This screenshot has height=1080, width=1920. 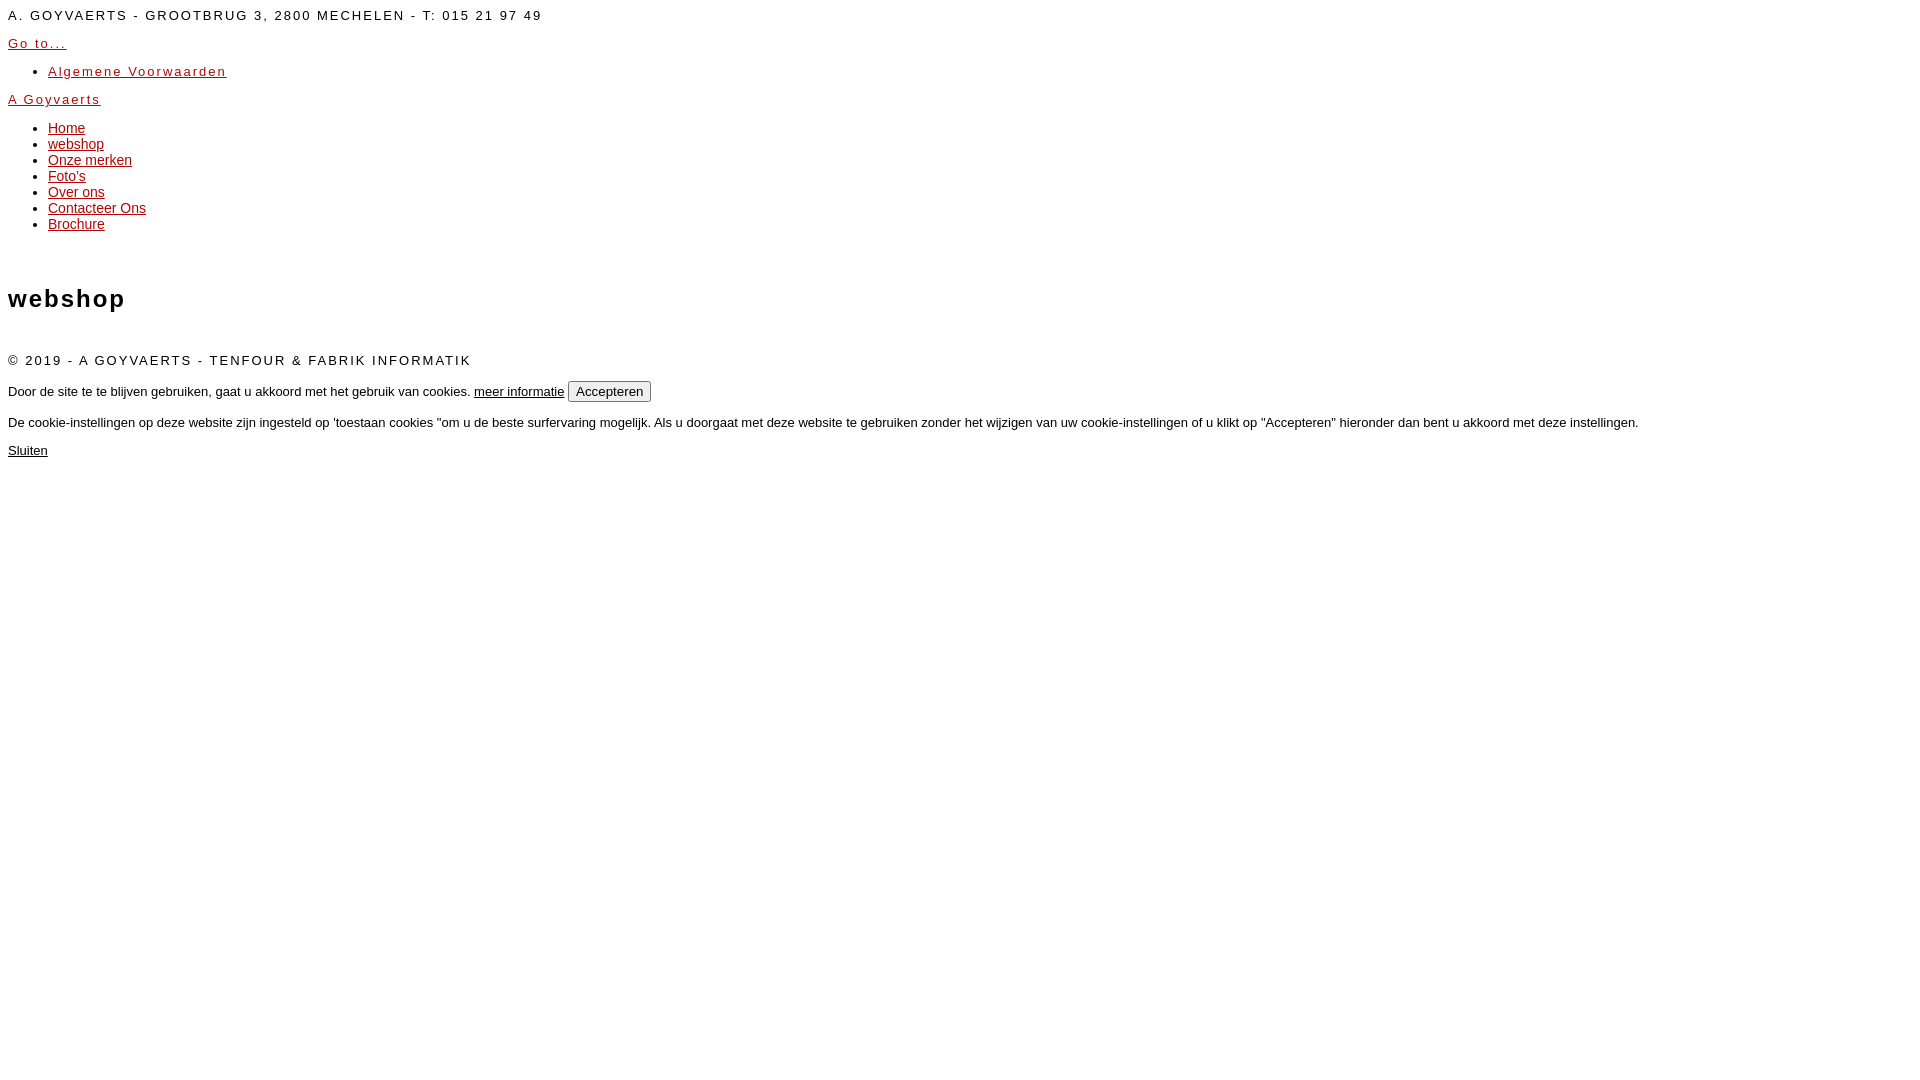 I want to click on 'Sluiten', so click(x=28, y=450).